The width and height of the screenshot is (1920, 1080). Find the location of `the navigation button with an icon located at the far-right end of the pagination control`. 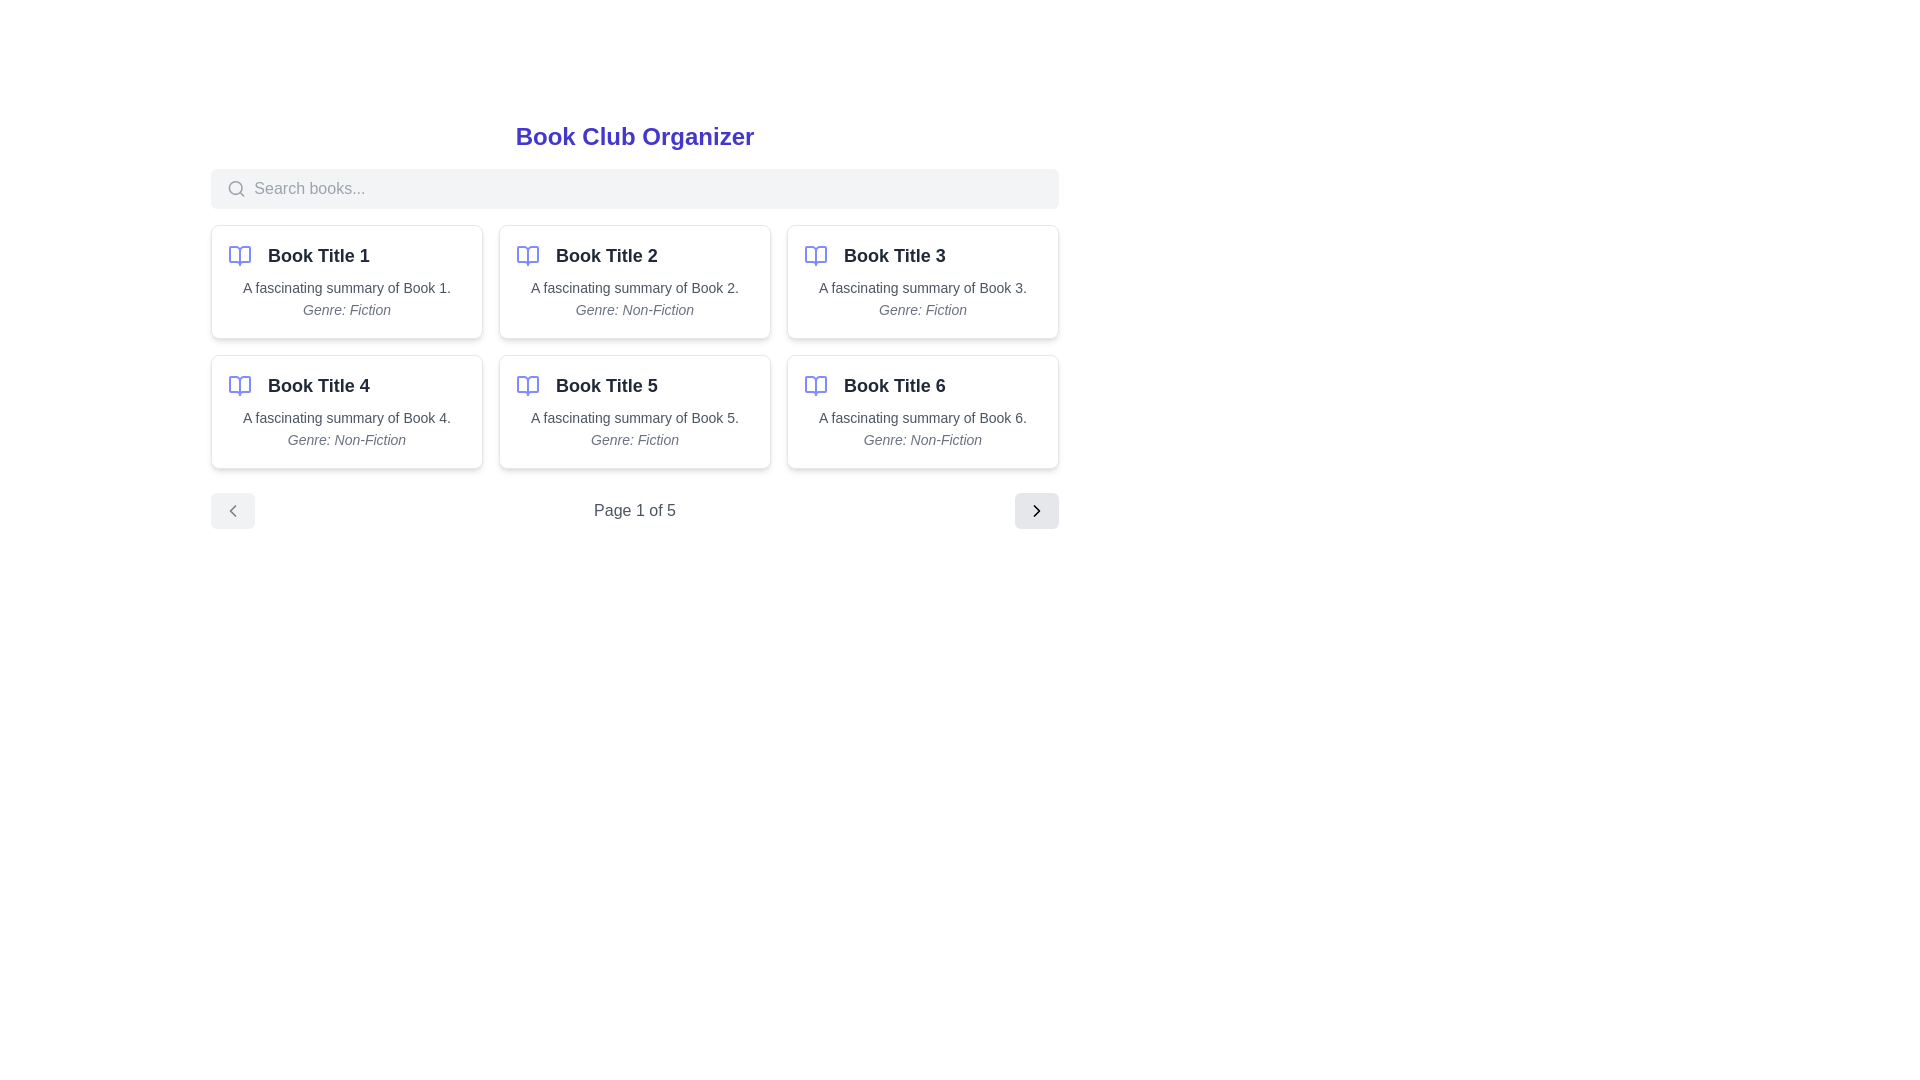

the navigation button with an icon located at the far-right end of the pagination control is located at coordinates (1036, 509).